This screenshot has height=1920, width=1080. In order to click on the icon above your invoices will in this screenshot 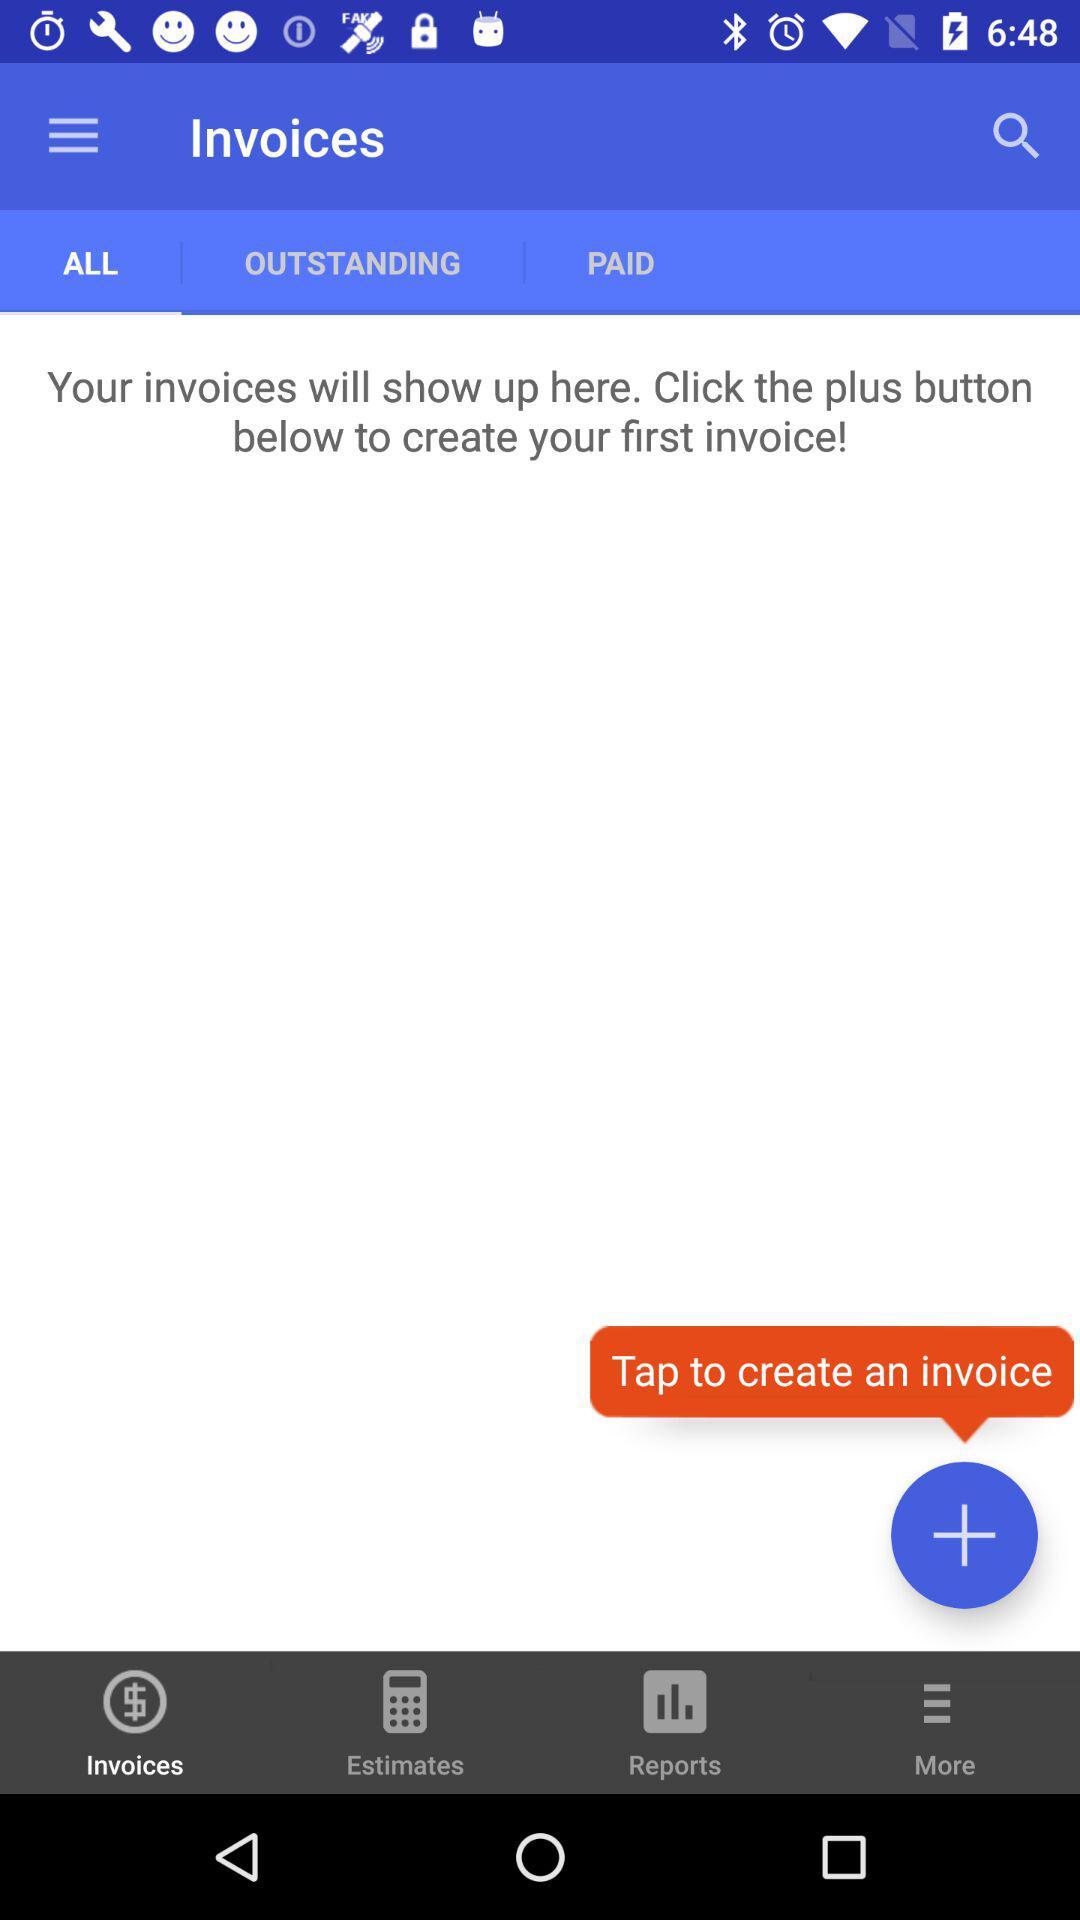, I will do `click(1017, 135)`.